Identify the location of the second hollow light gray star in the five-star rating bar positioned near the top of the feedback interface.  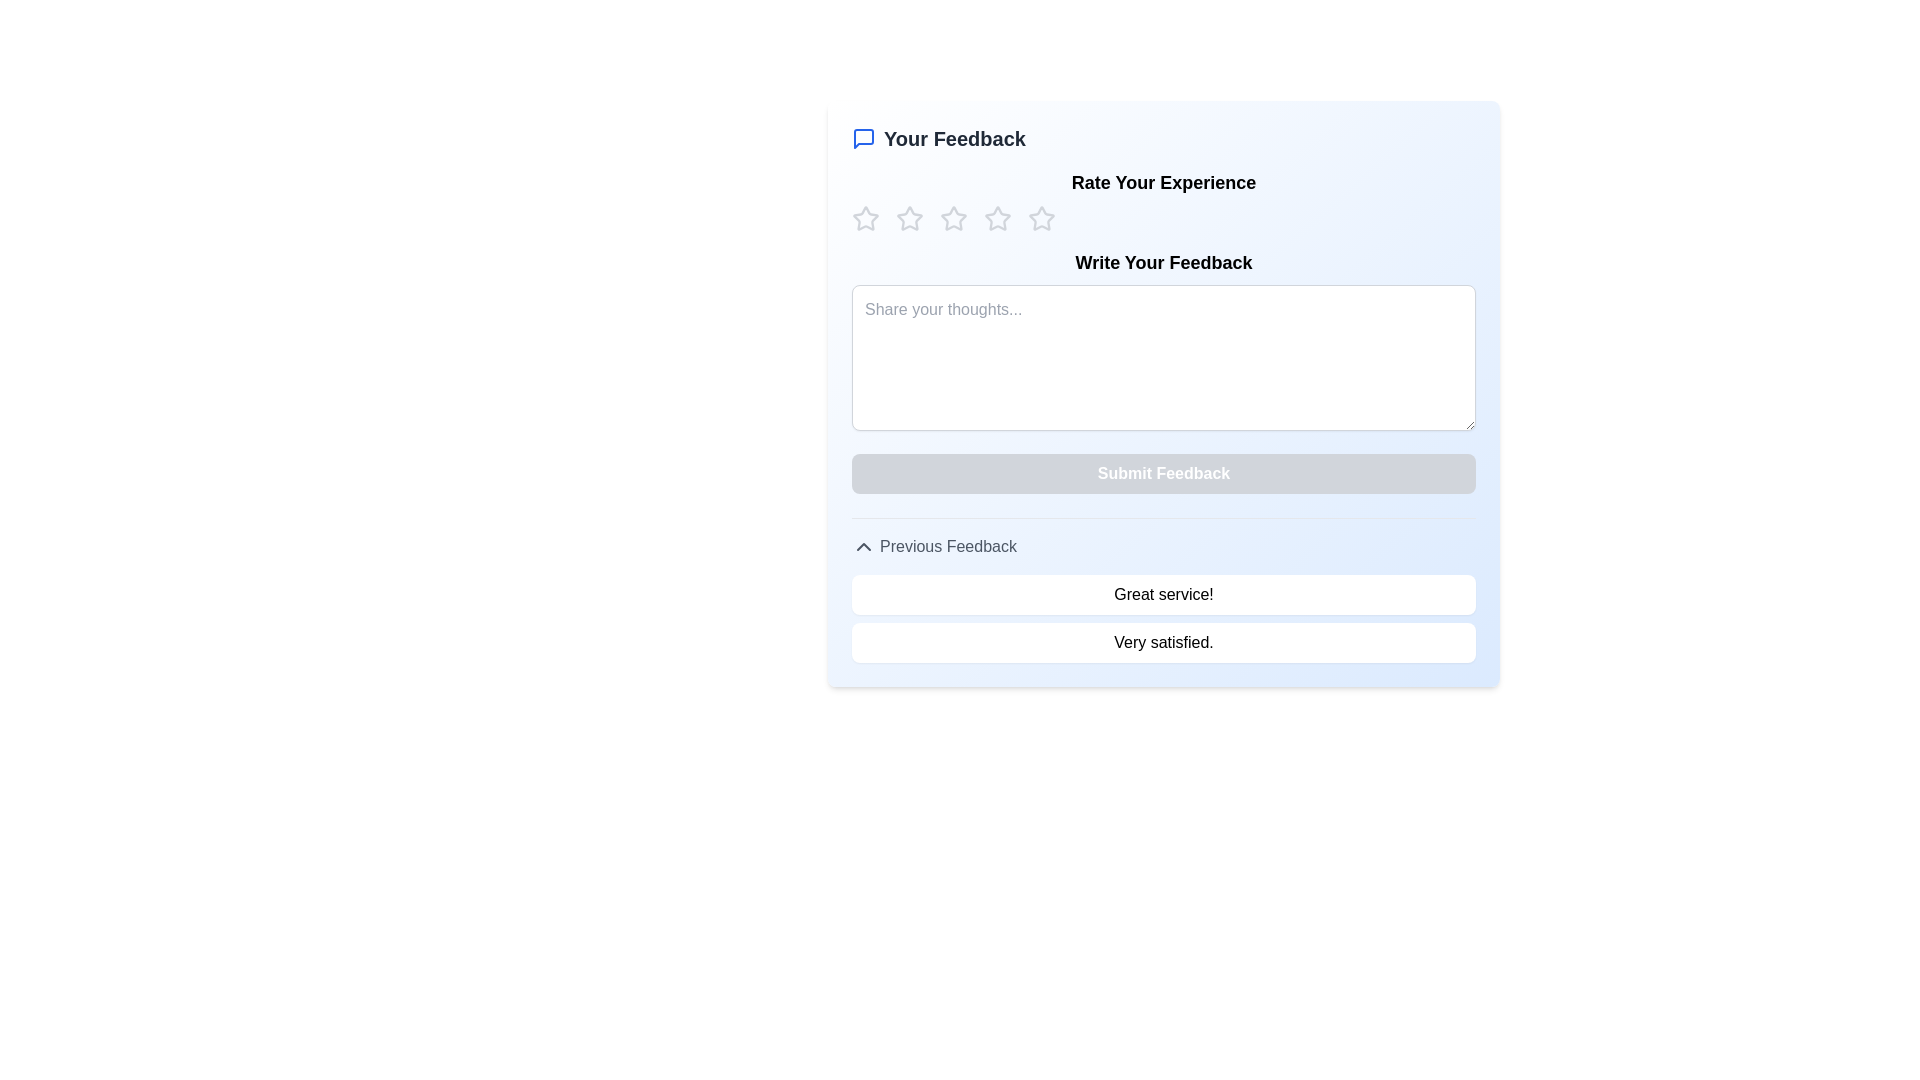
(909, 218).